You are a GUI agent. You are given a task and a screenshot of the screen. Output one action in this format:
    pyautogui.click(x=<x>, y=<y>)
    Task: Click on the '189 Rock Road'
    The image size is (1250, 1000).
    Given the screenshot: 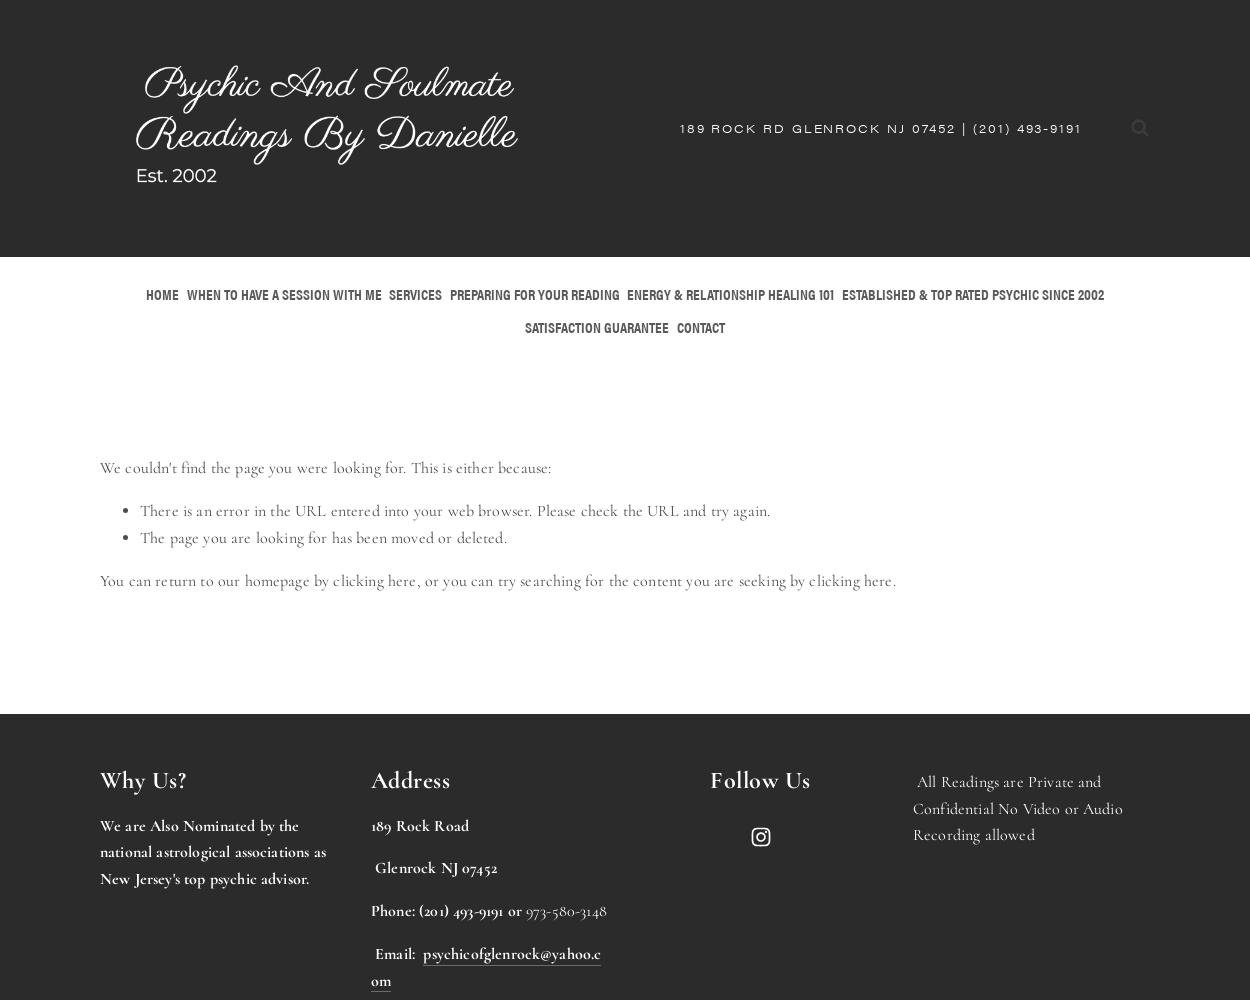 What is the action you would take?
    pyautogui.click(x=370, y=824)
    